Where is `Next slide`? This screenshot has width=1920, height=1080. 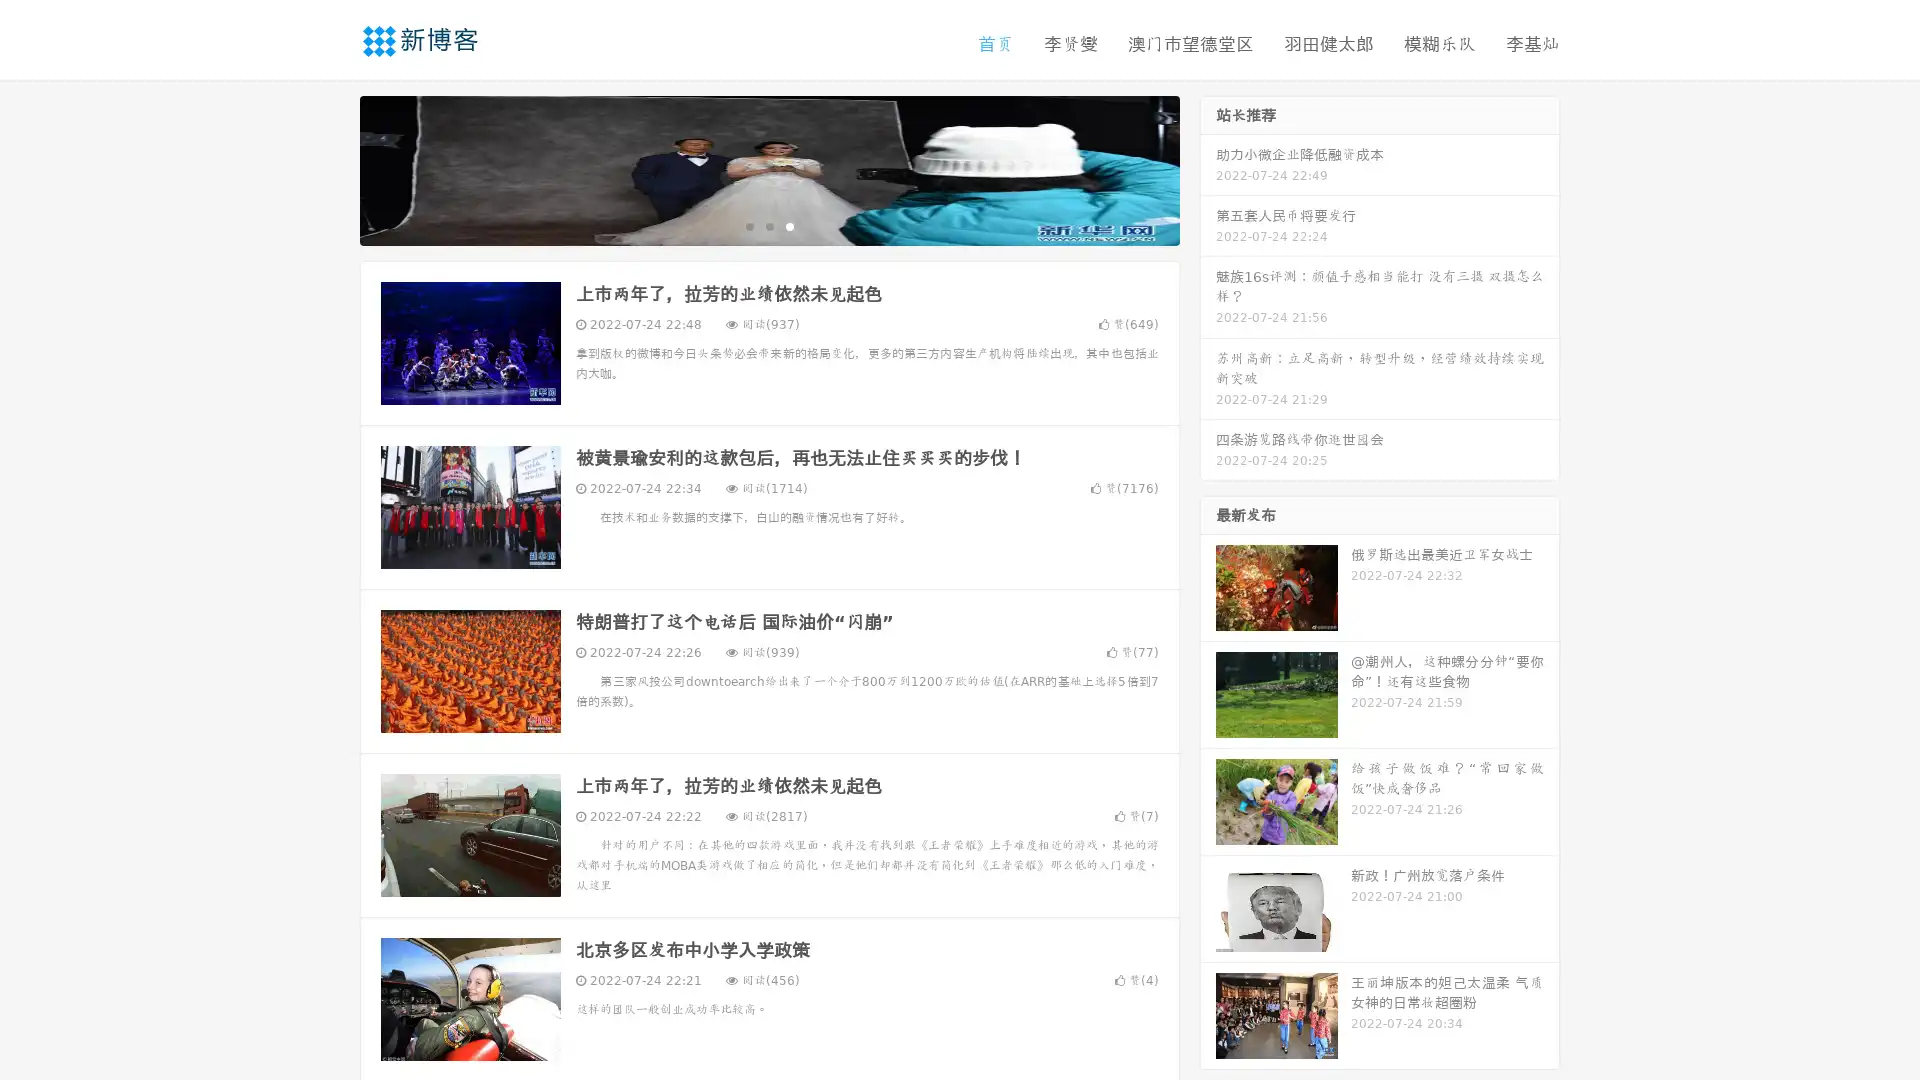 Next slide is located at coordinates (1208, 168).